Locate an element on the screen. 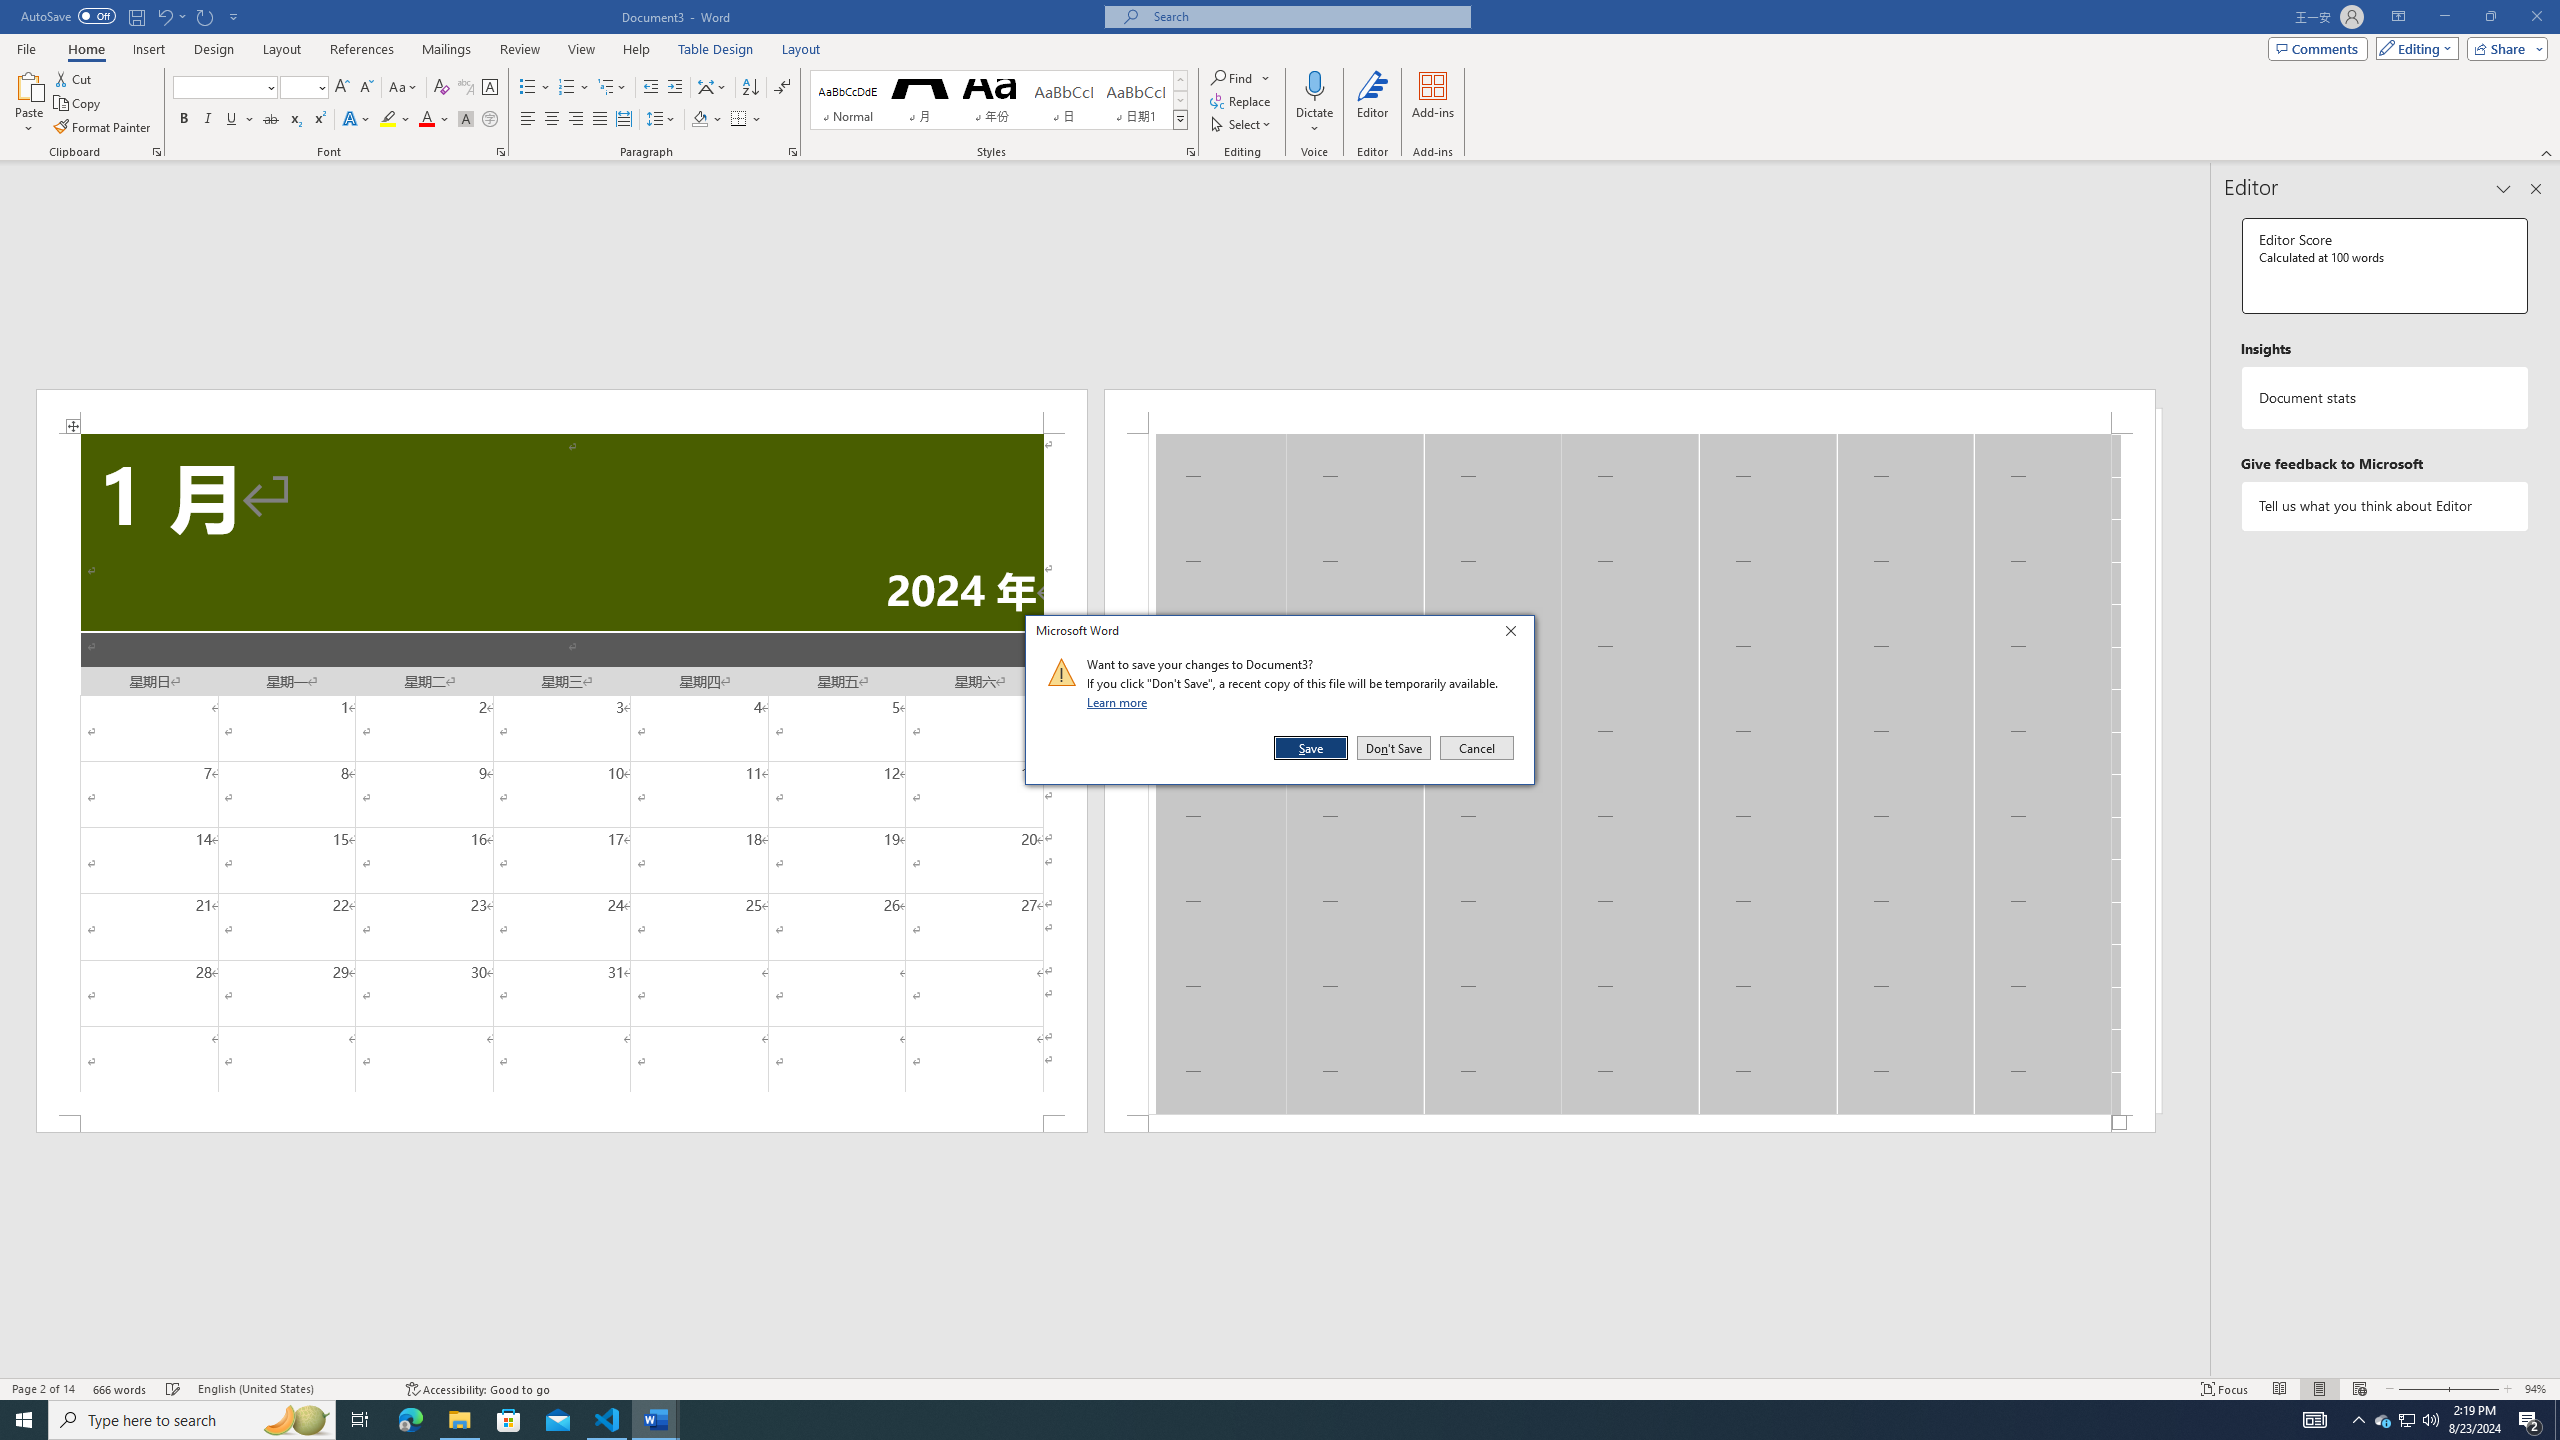 This screenshot has width=2560, height=1440. 'User Promoted Notification Area' is located at coordinates (2405, 1418).